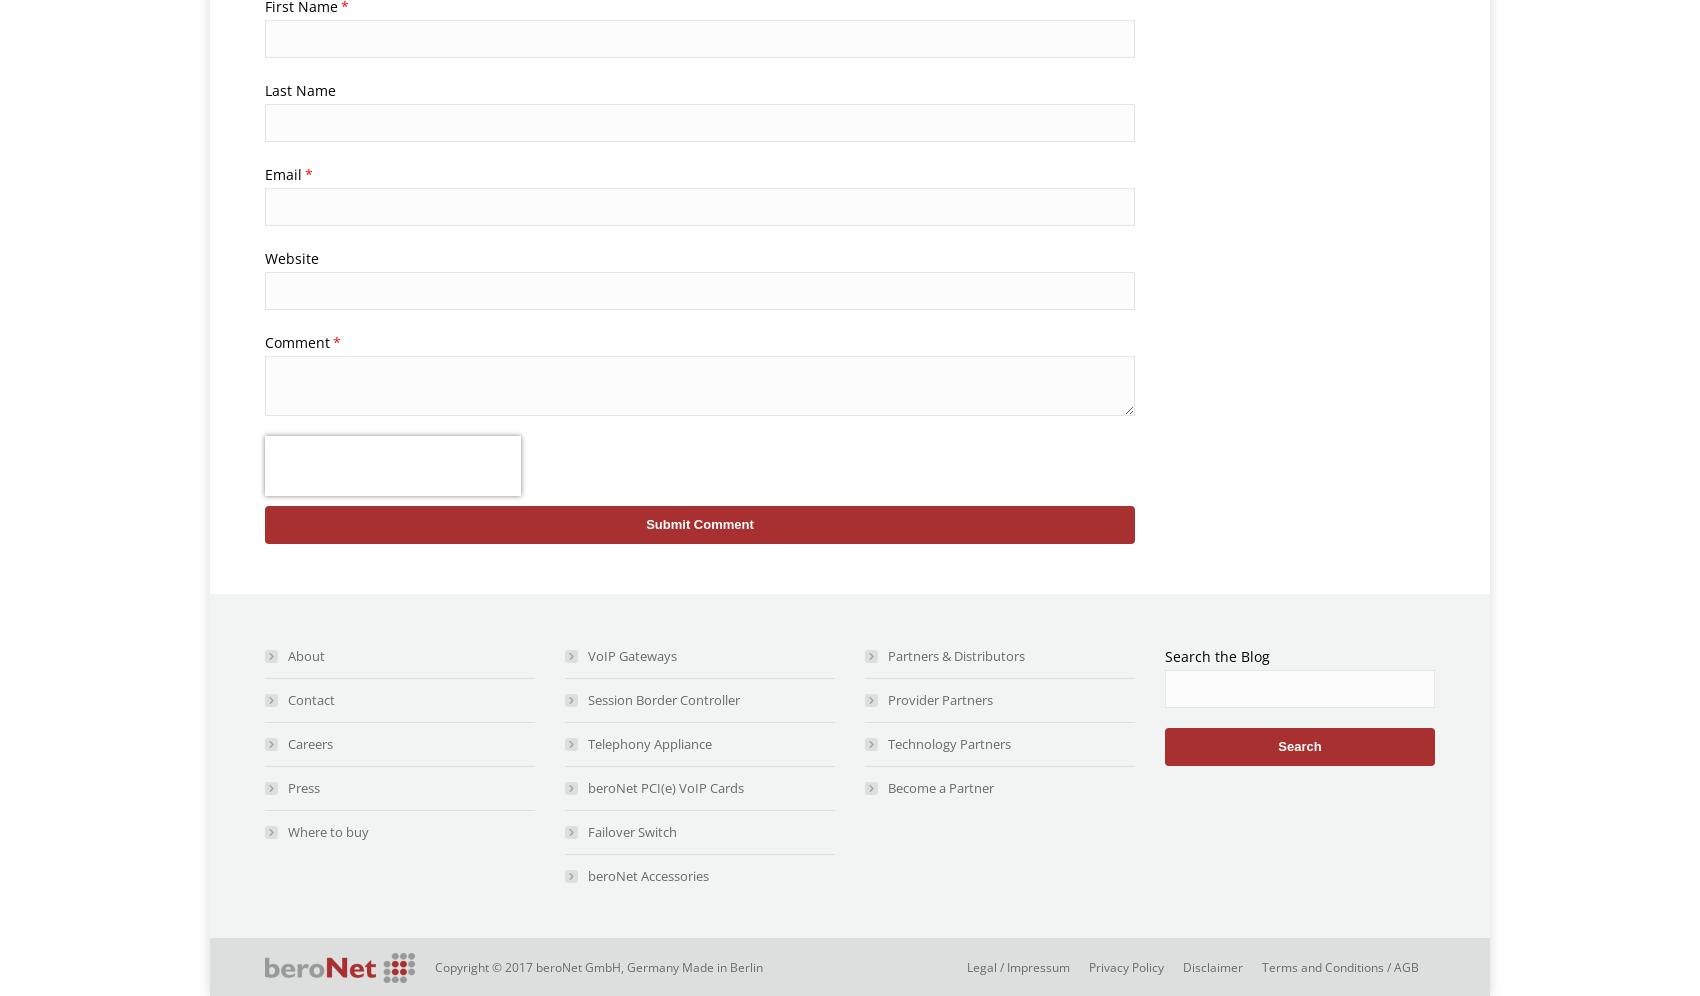 This screenshot has width=1700, height=996. What do you see at coordinates (598, 966) in the screenshot?
I see `'Copyright © 2017 beroNet GmbH, Germany Made in Berlin'` at bounding box center [598, 966].